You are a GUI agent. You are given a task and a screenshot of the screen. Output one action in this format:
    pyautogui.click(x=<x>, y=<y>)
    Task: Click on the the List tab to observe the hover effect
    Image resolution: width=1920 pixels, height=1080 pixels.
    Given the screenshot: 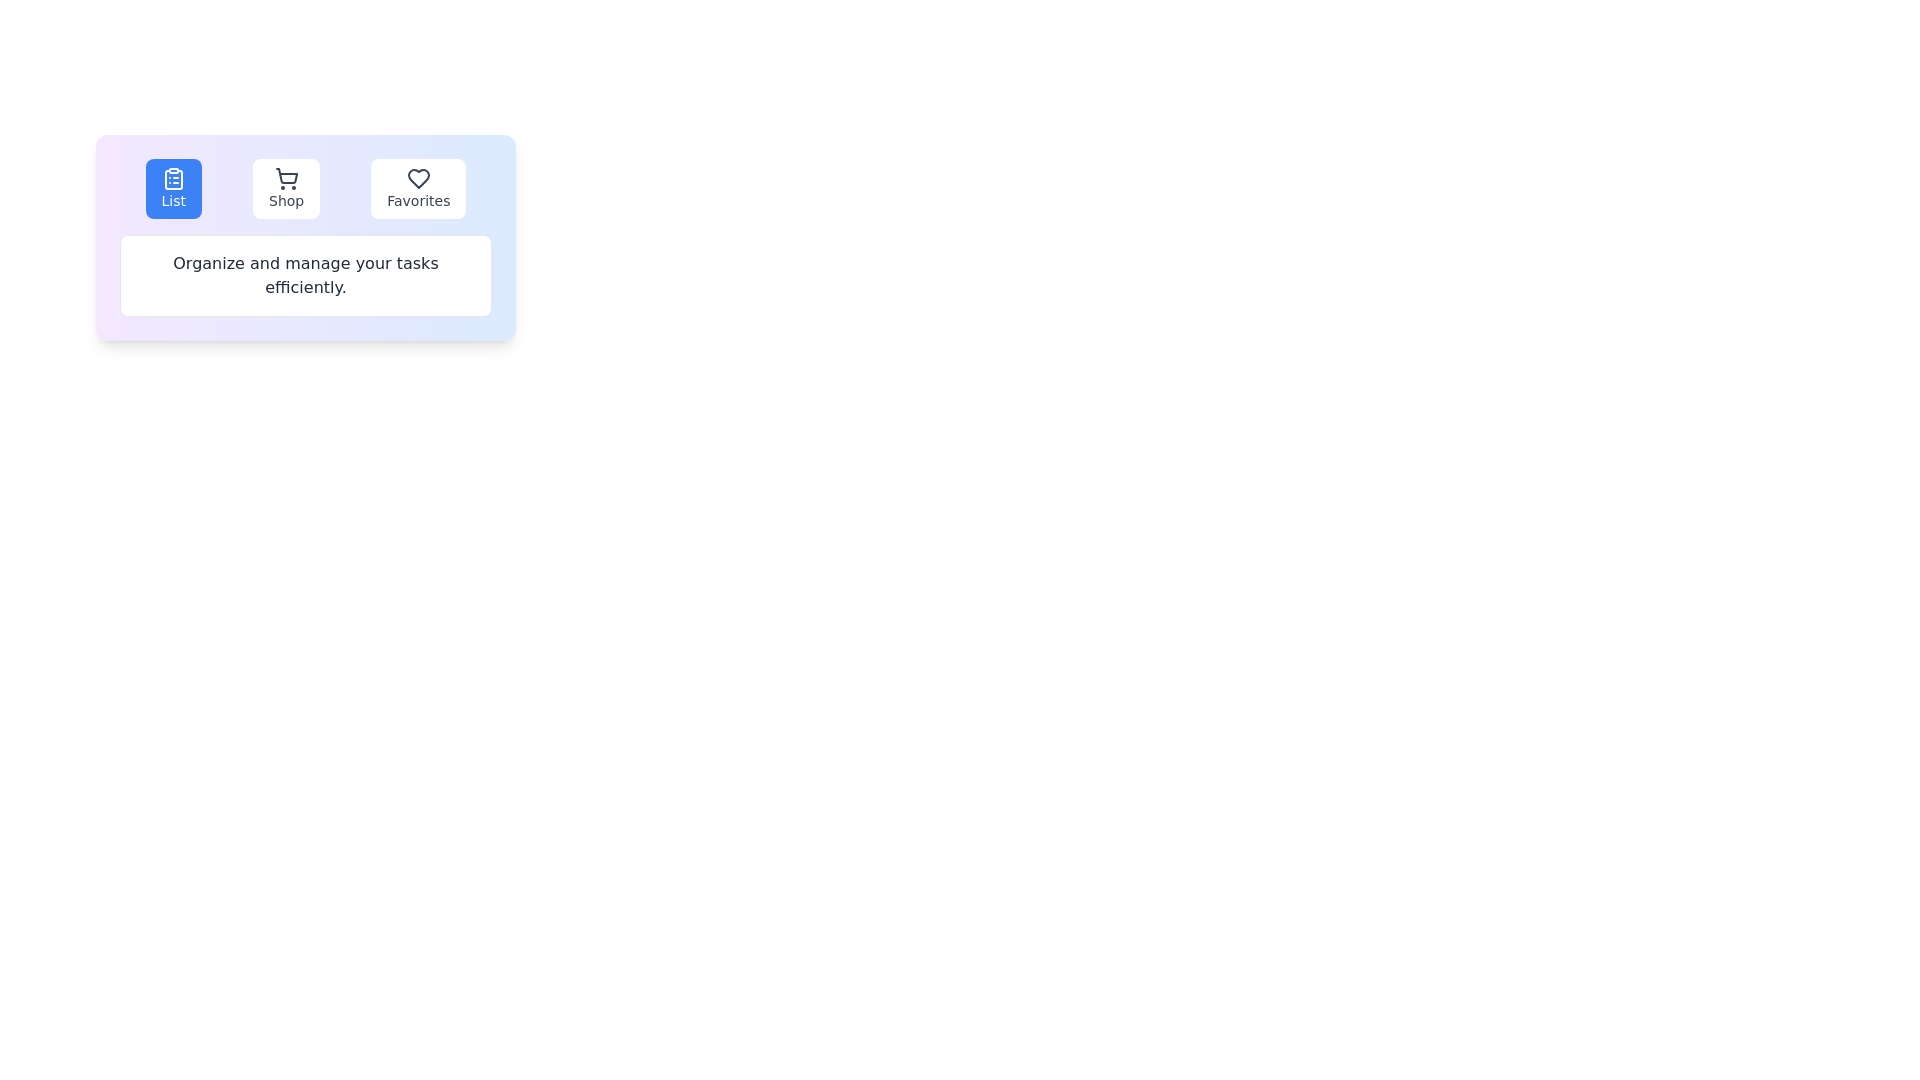 What is the action you would take?
    pyautogui.click(x=172, y=189)
    